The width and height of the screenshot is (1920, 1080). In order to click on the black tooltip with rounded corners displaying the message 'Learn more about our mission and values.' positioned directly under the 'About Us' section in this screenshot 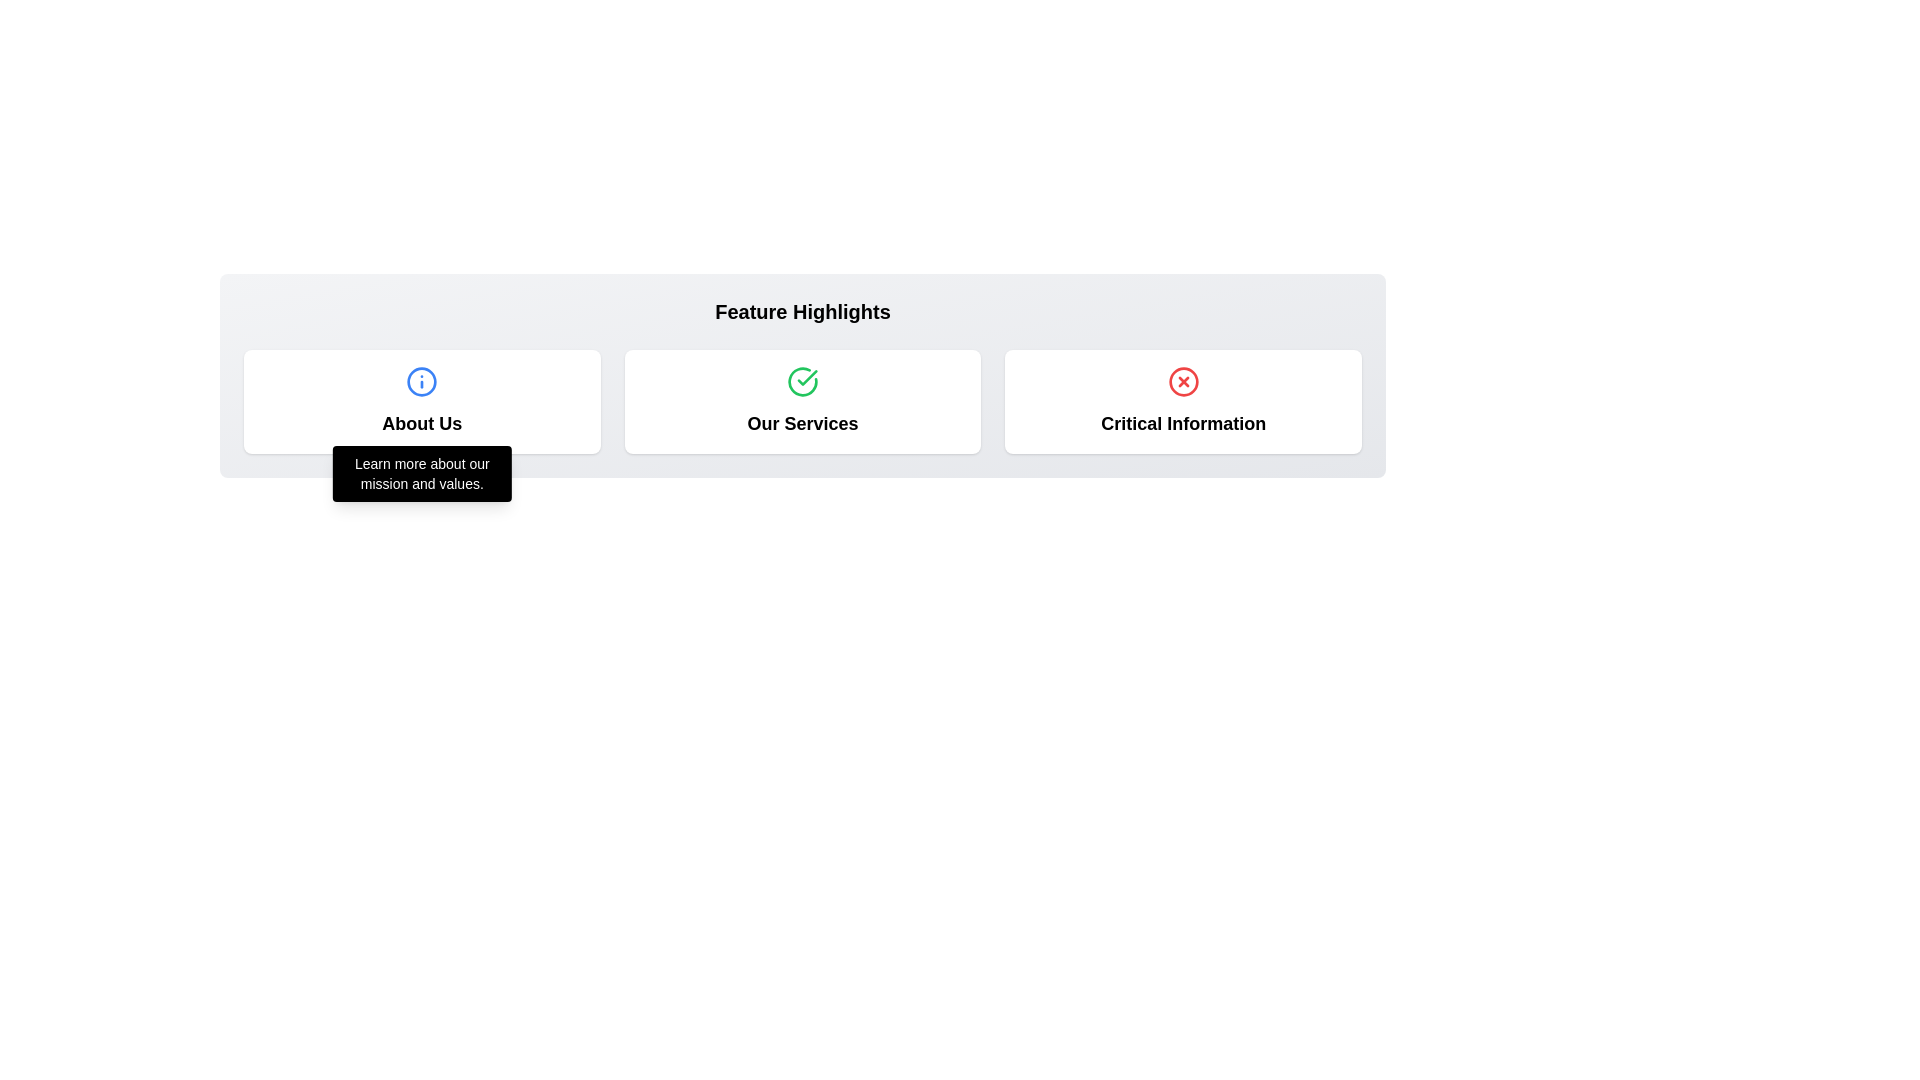, I will do `click(421, 474)`.